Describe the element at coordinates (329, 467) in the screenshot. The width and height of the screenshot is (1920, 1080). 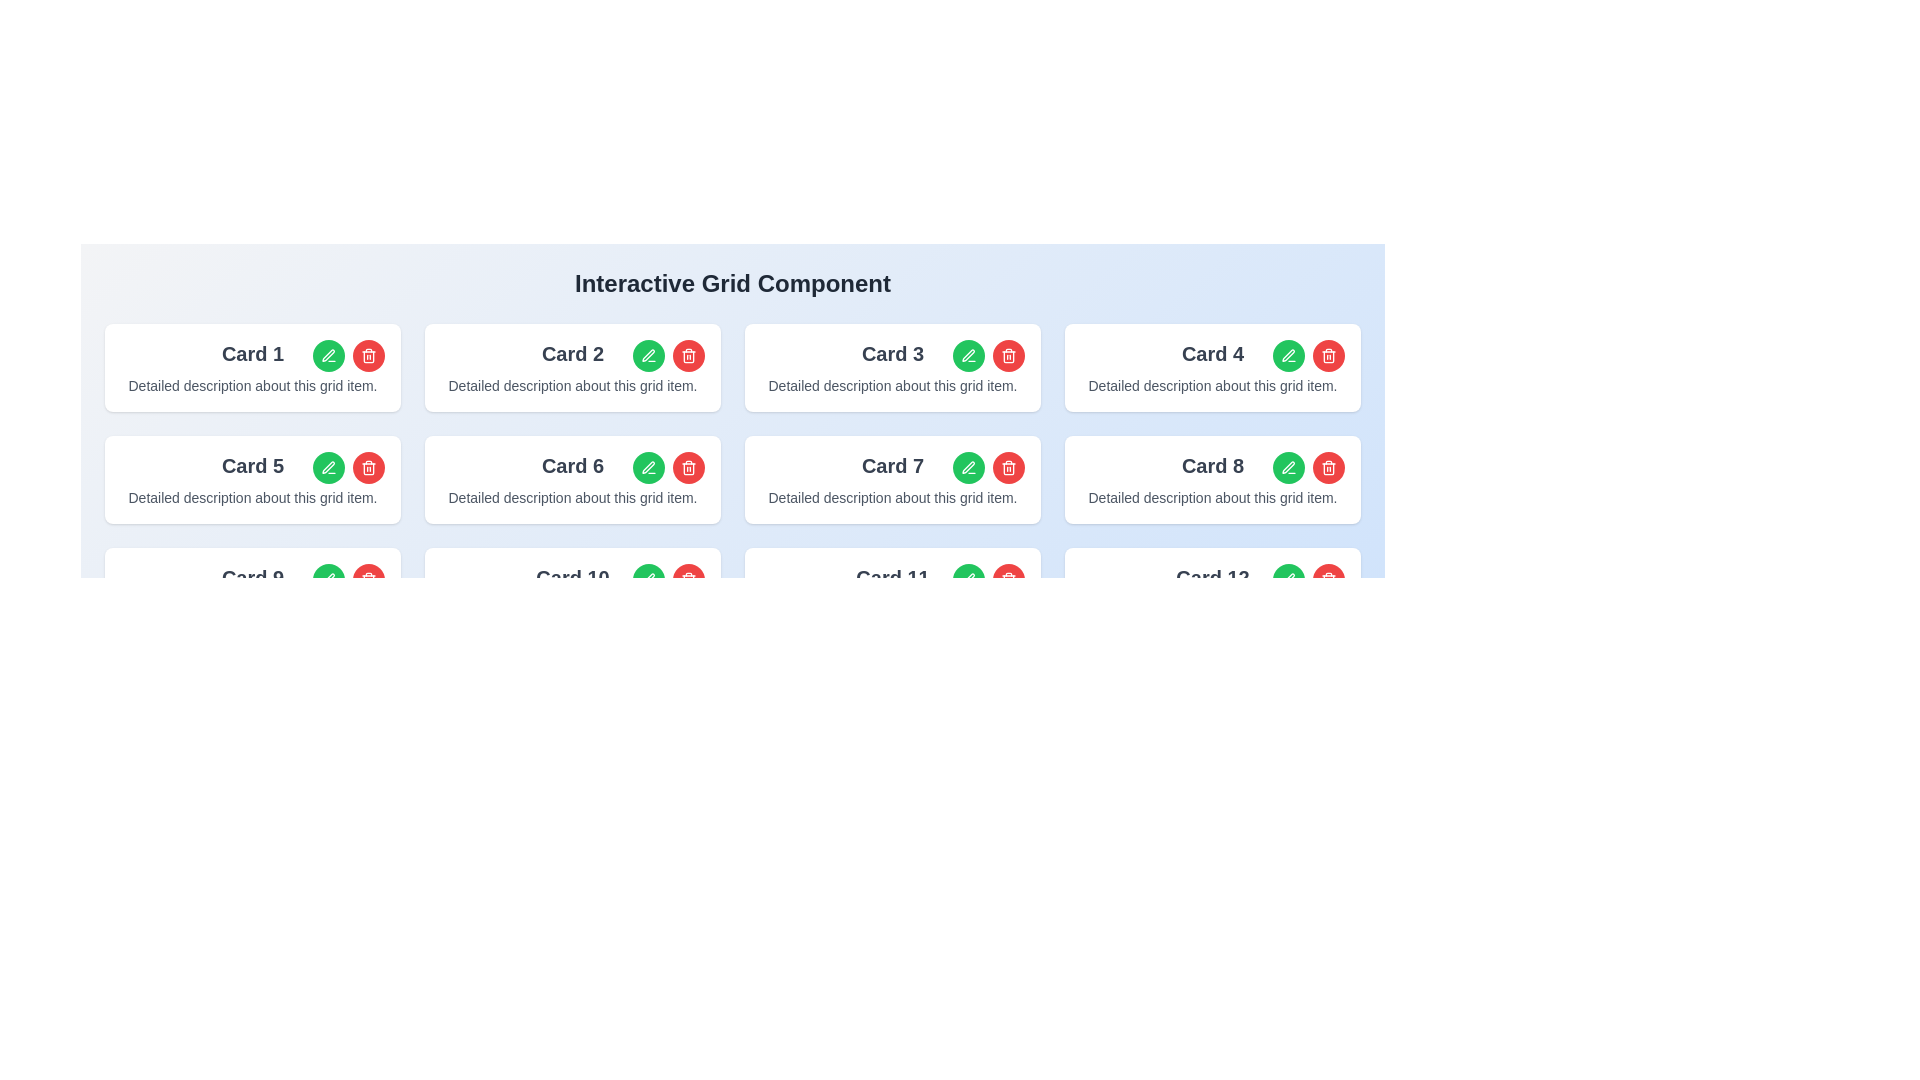
I see `the green pen icon button located in 'Card 5' to initiate editing` at that location.